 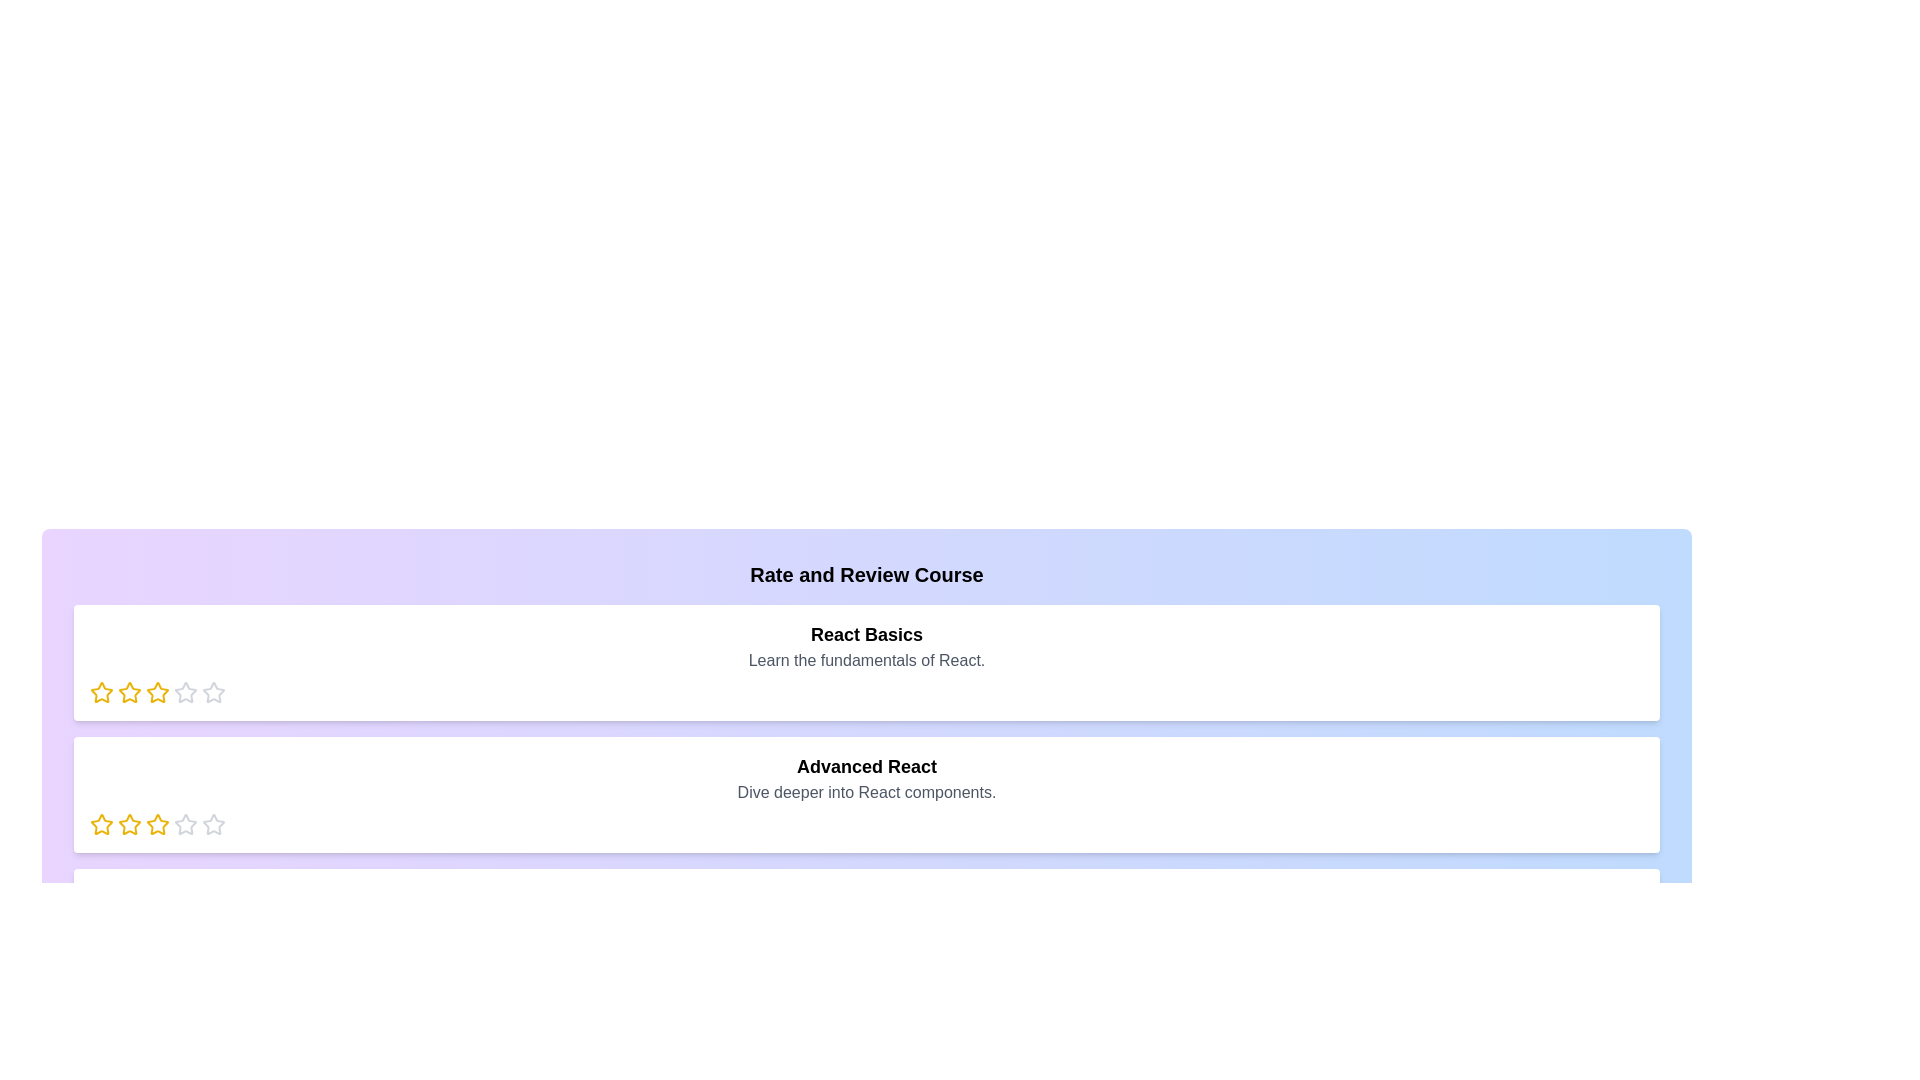 What do you see at coordinates (100, 824) in the screenshot?
I see `the first yellow star icon in the Star Rating Component for keyboard interactions` at bounding box center [100, 824].